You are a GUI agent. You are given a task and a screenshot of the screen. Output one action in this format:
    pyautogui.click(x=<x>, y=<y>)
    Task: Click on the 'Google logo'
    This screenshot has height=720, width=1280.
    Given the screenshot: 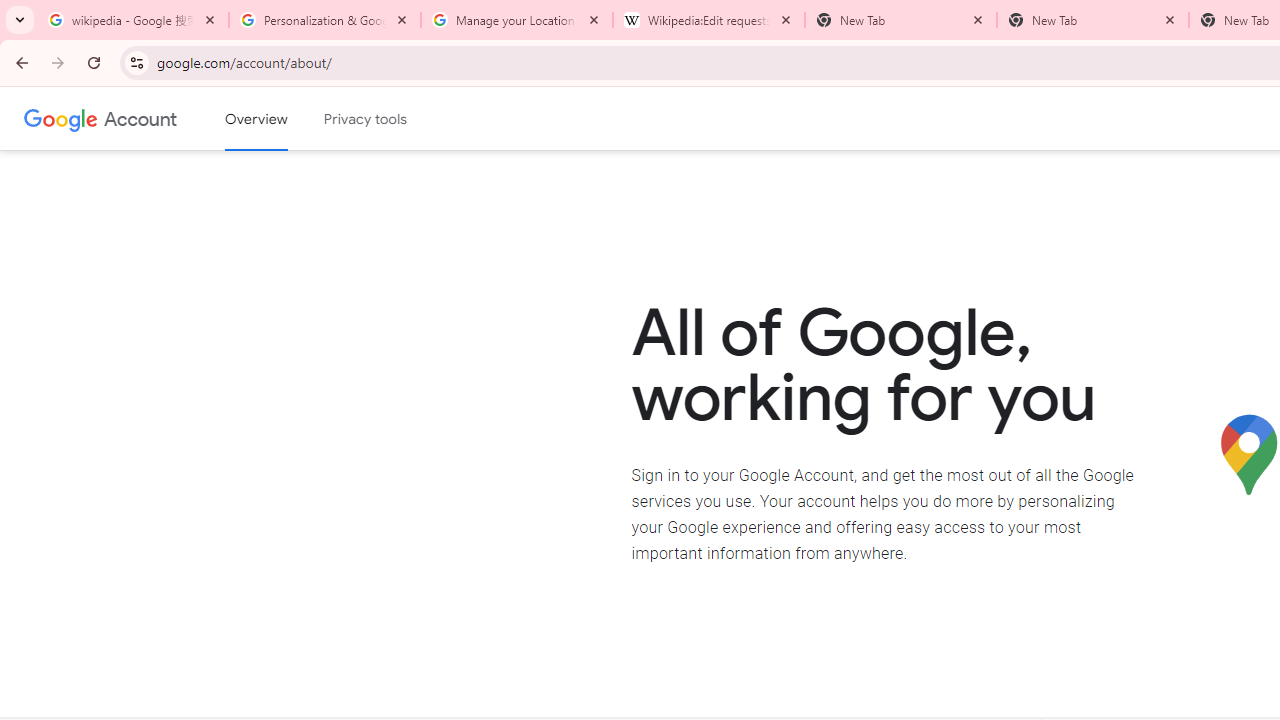 What is the action you would take?
    pyautogui.click(x=61, y=118)
    